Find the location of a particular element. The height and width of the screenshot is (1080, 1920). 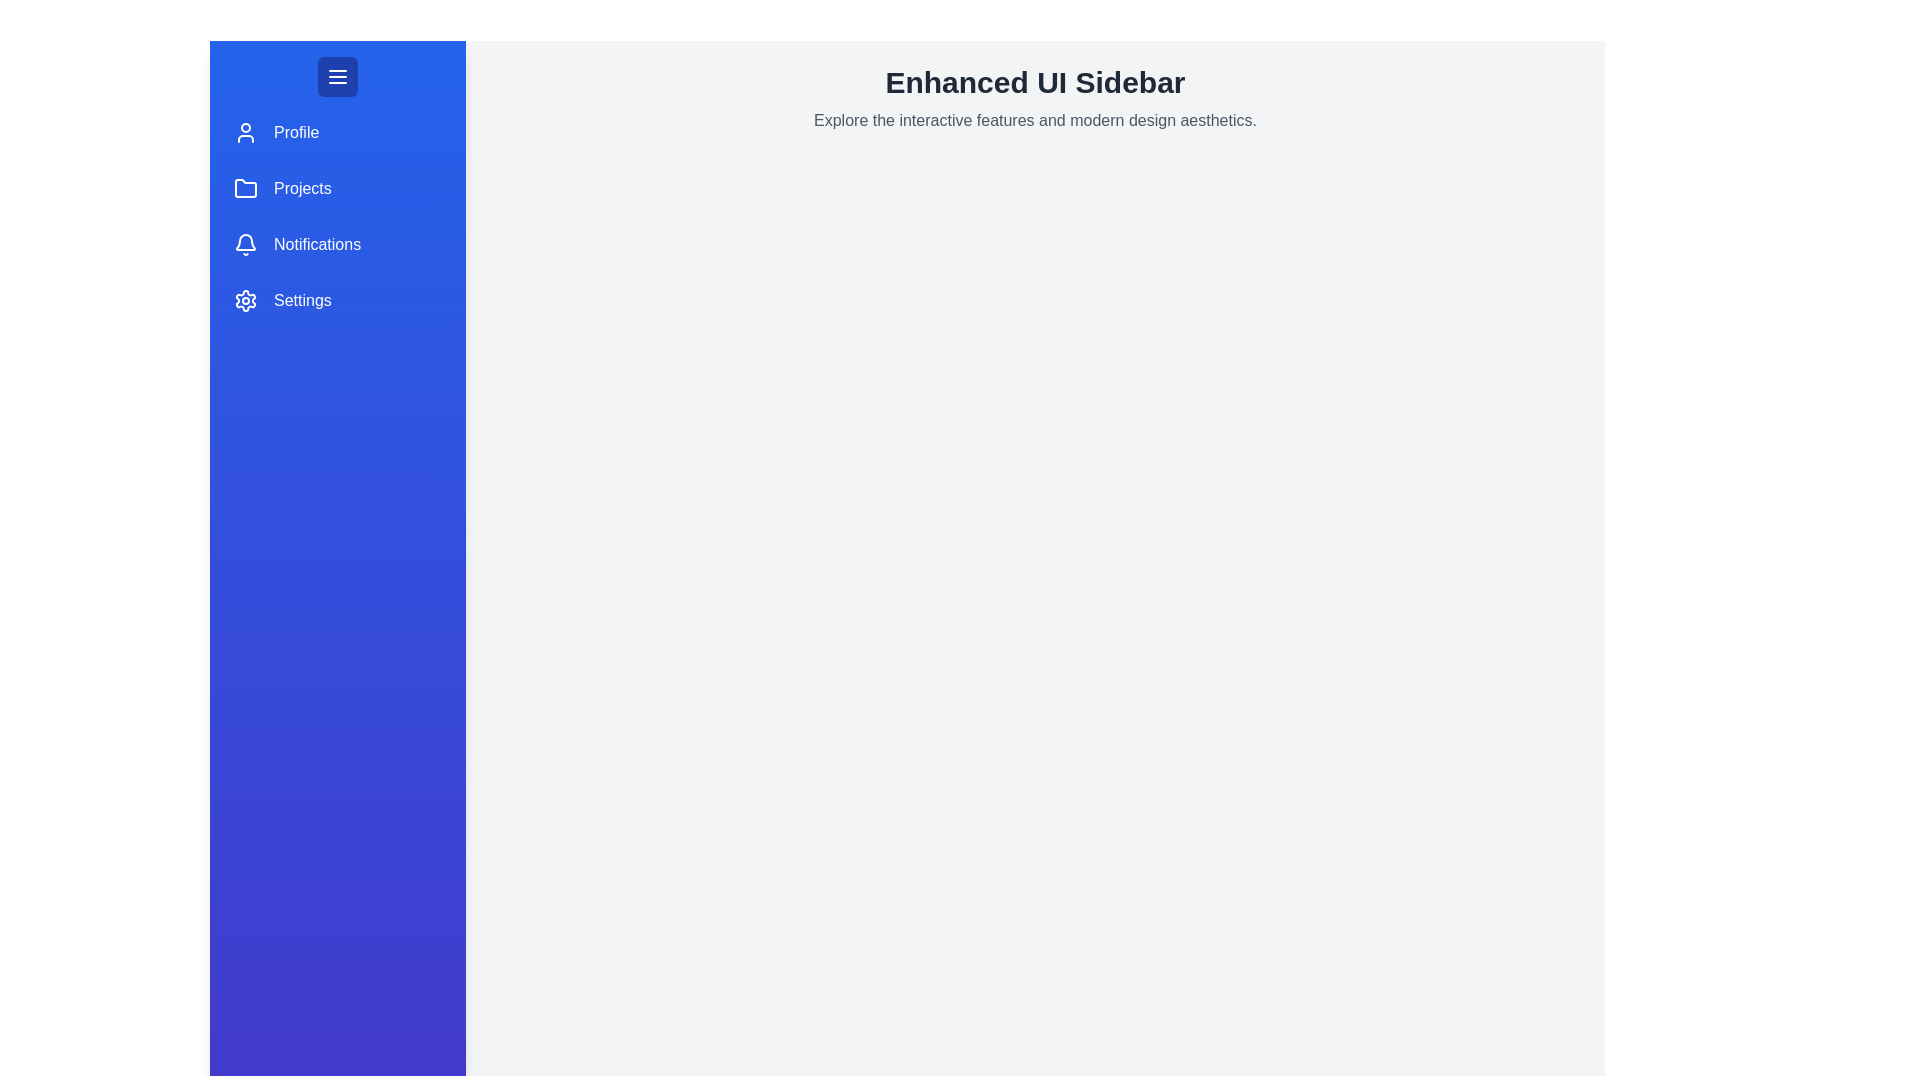

the menu item labeled Projects to highlight it is located at coordinates (337, 189).